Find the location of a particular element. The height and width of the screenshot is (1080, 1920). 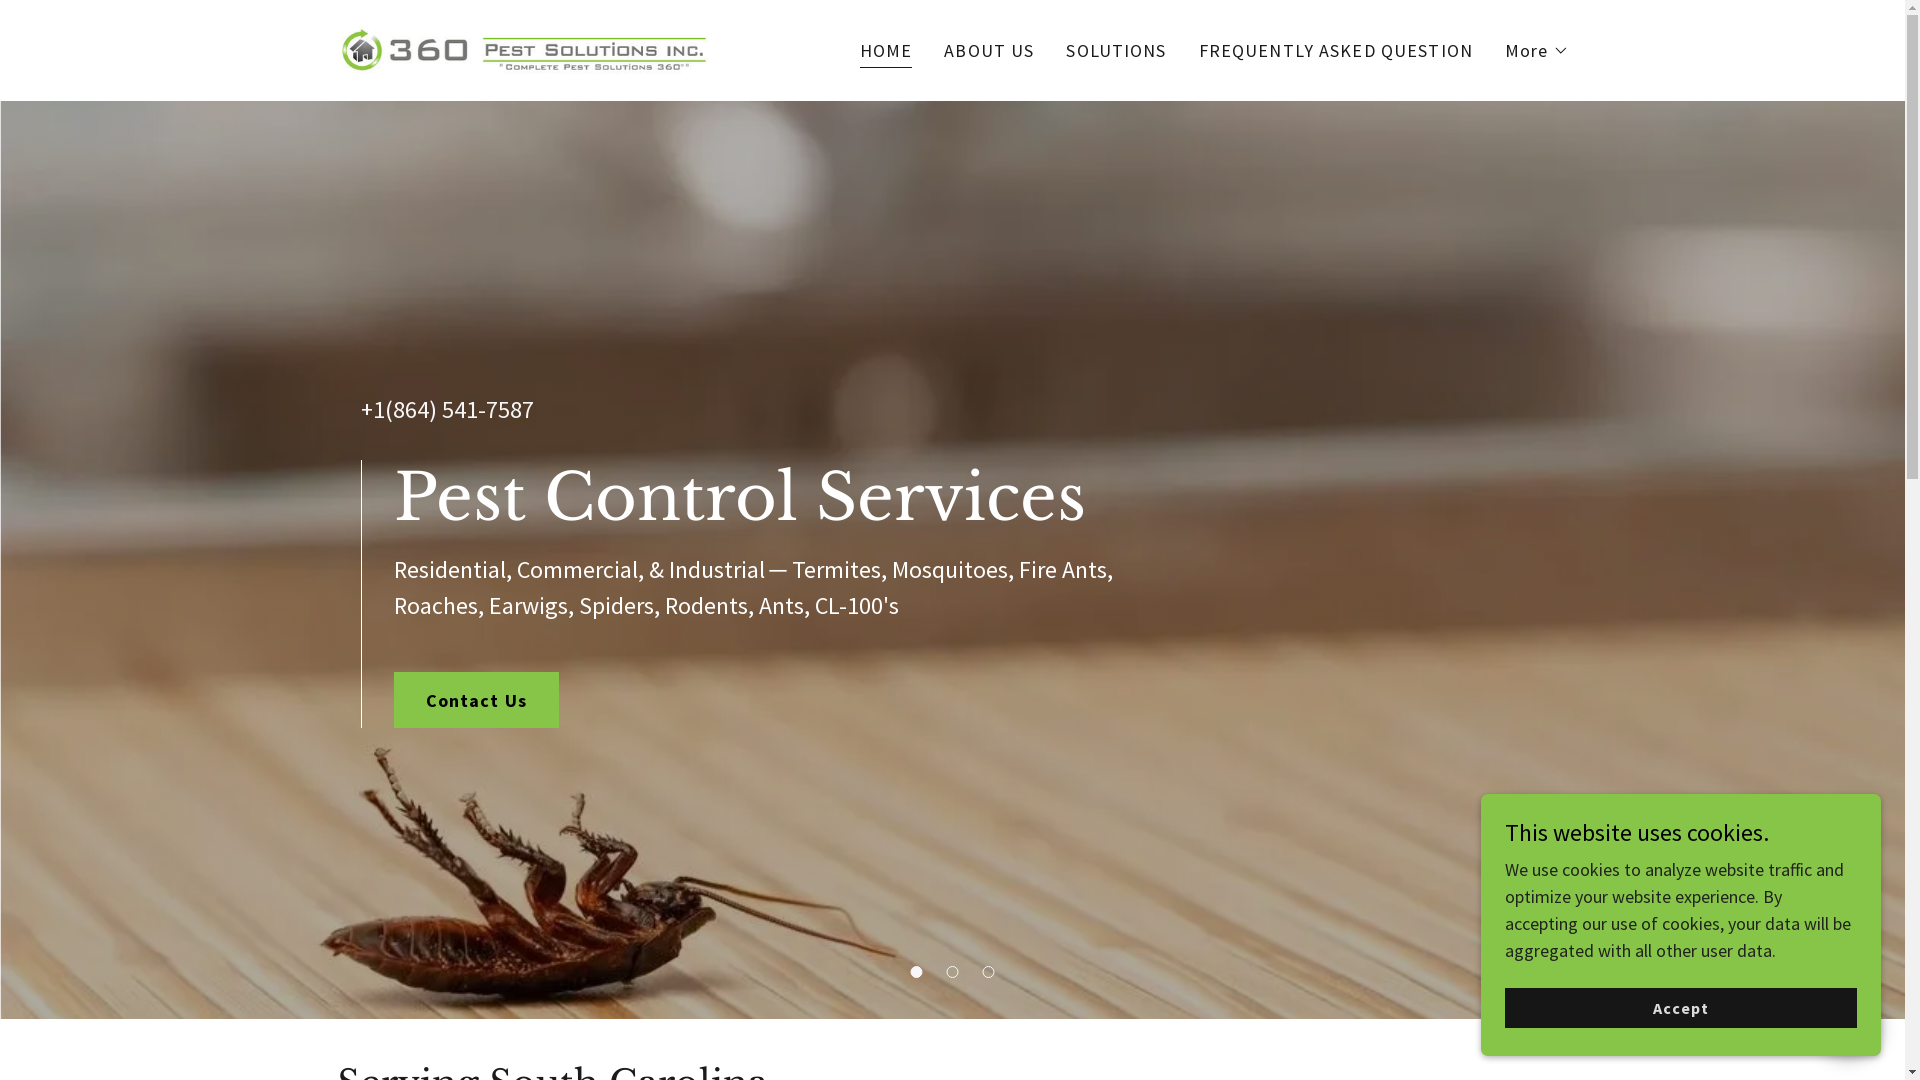

'360 Pests Solutions, Inc.' is located at coordinates (523, 47).